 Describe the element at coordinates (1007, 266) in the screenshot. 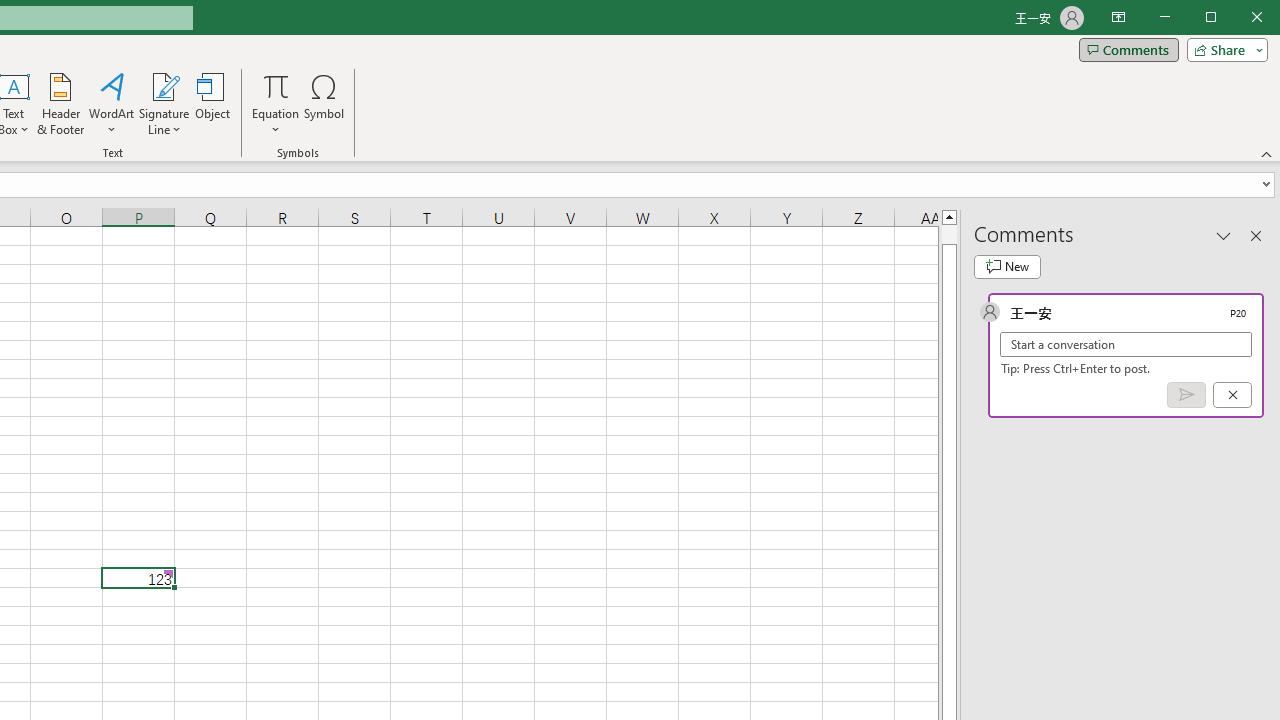

I see `'New comment'` at that location.